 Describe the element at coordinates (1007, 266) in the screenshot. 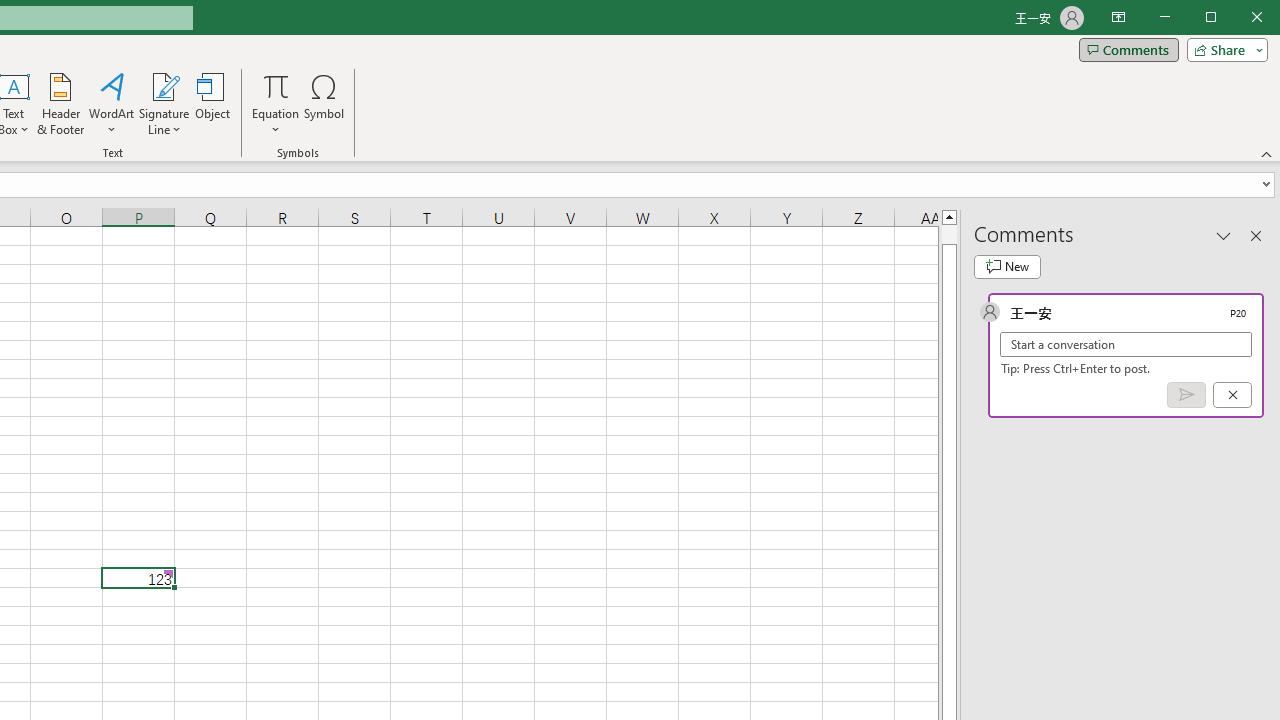

I see `'New comment'` at that location.